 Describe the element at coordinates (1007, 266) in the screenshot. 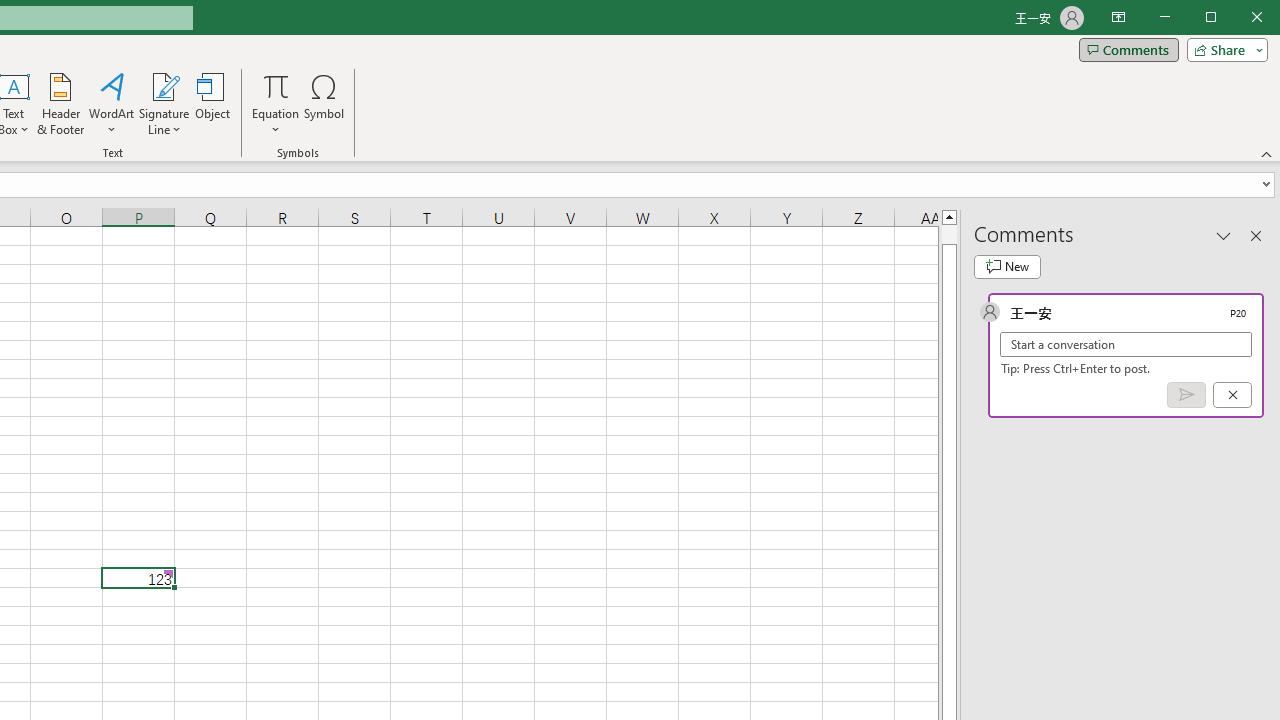

I see `'New comment'` at that location.